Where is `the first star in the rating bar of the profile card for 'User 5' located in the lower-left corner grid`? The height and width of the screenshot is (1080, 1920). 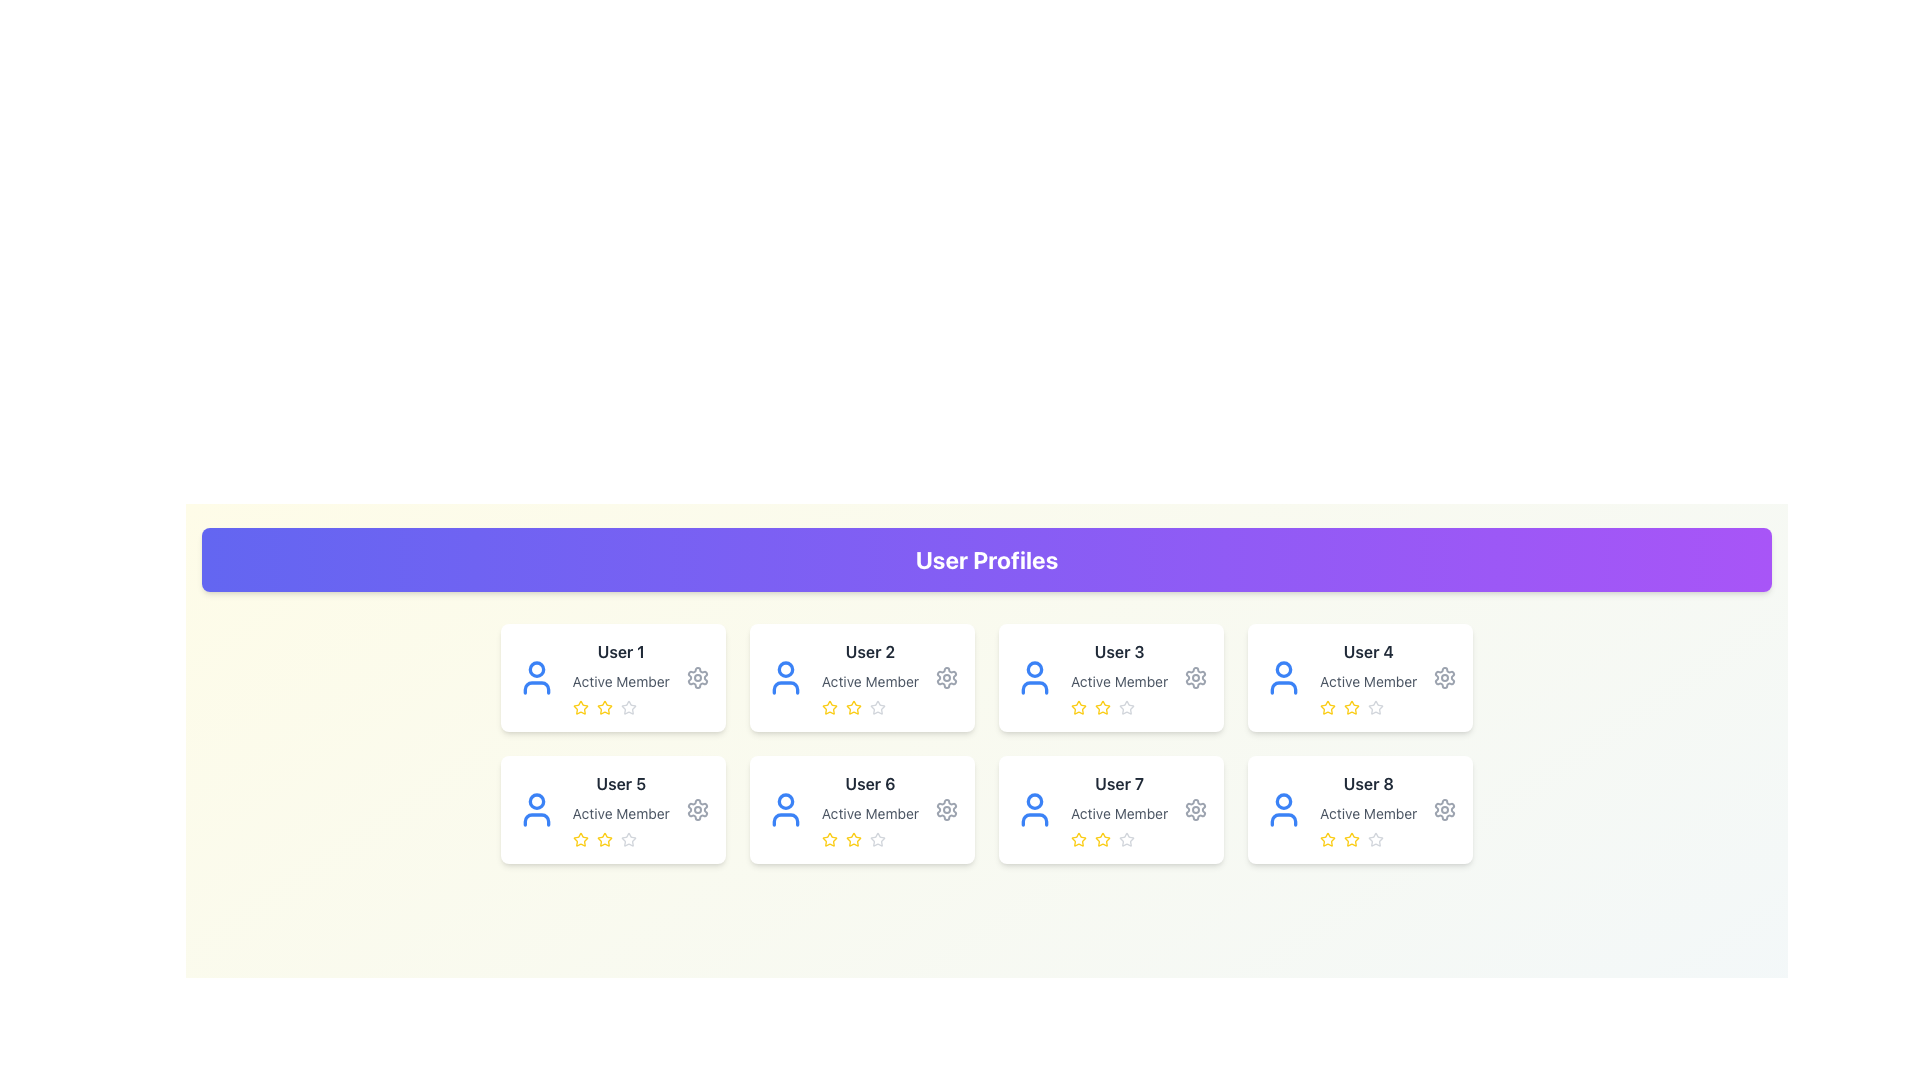 the first star in the rating bar of the profile card for 'User 5' located in the lower-left corner grid is located at coordinates (579, 840).